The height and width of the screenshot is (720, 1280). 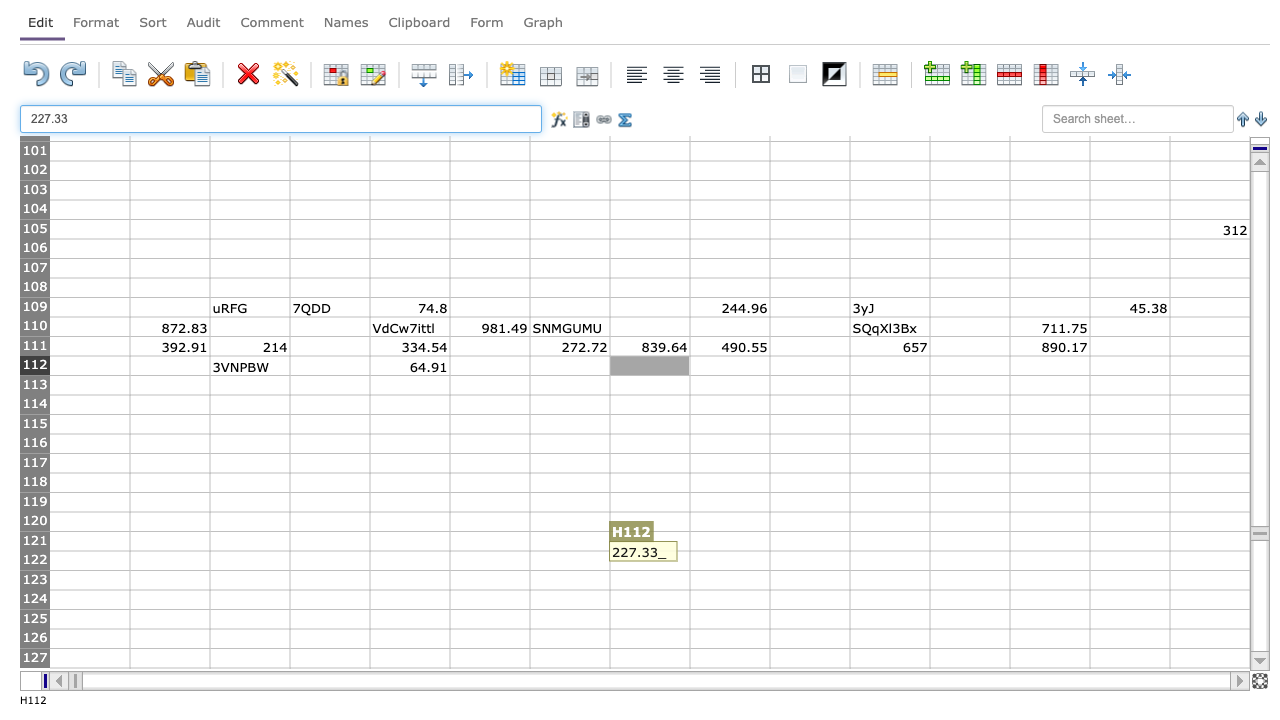 What do you see at coordinates (728, 560) in the screenshot?
I see `column I row 122` at bounding box center [728, 560].